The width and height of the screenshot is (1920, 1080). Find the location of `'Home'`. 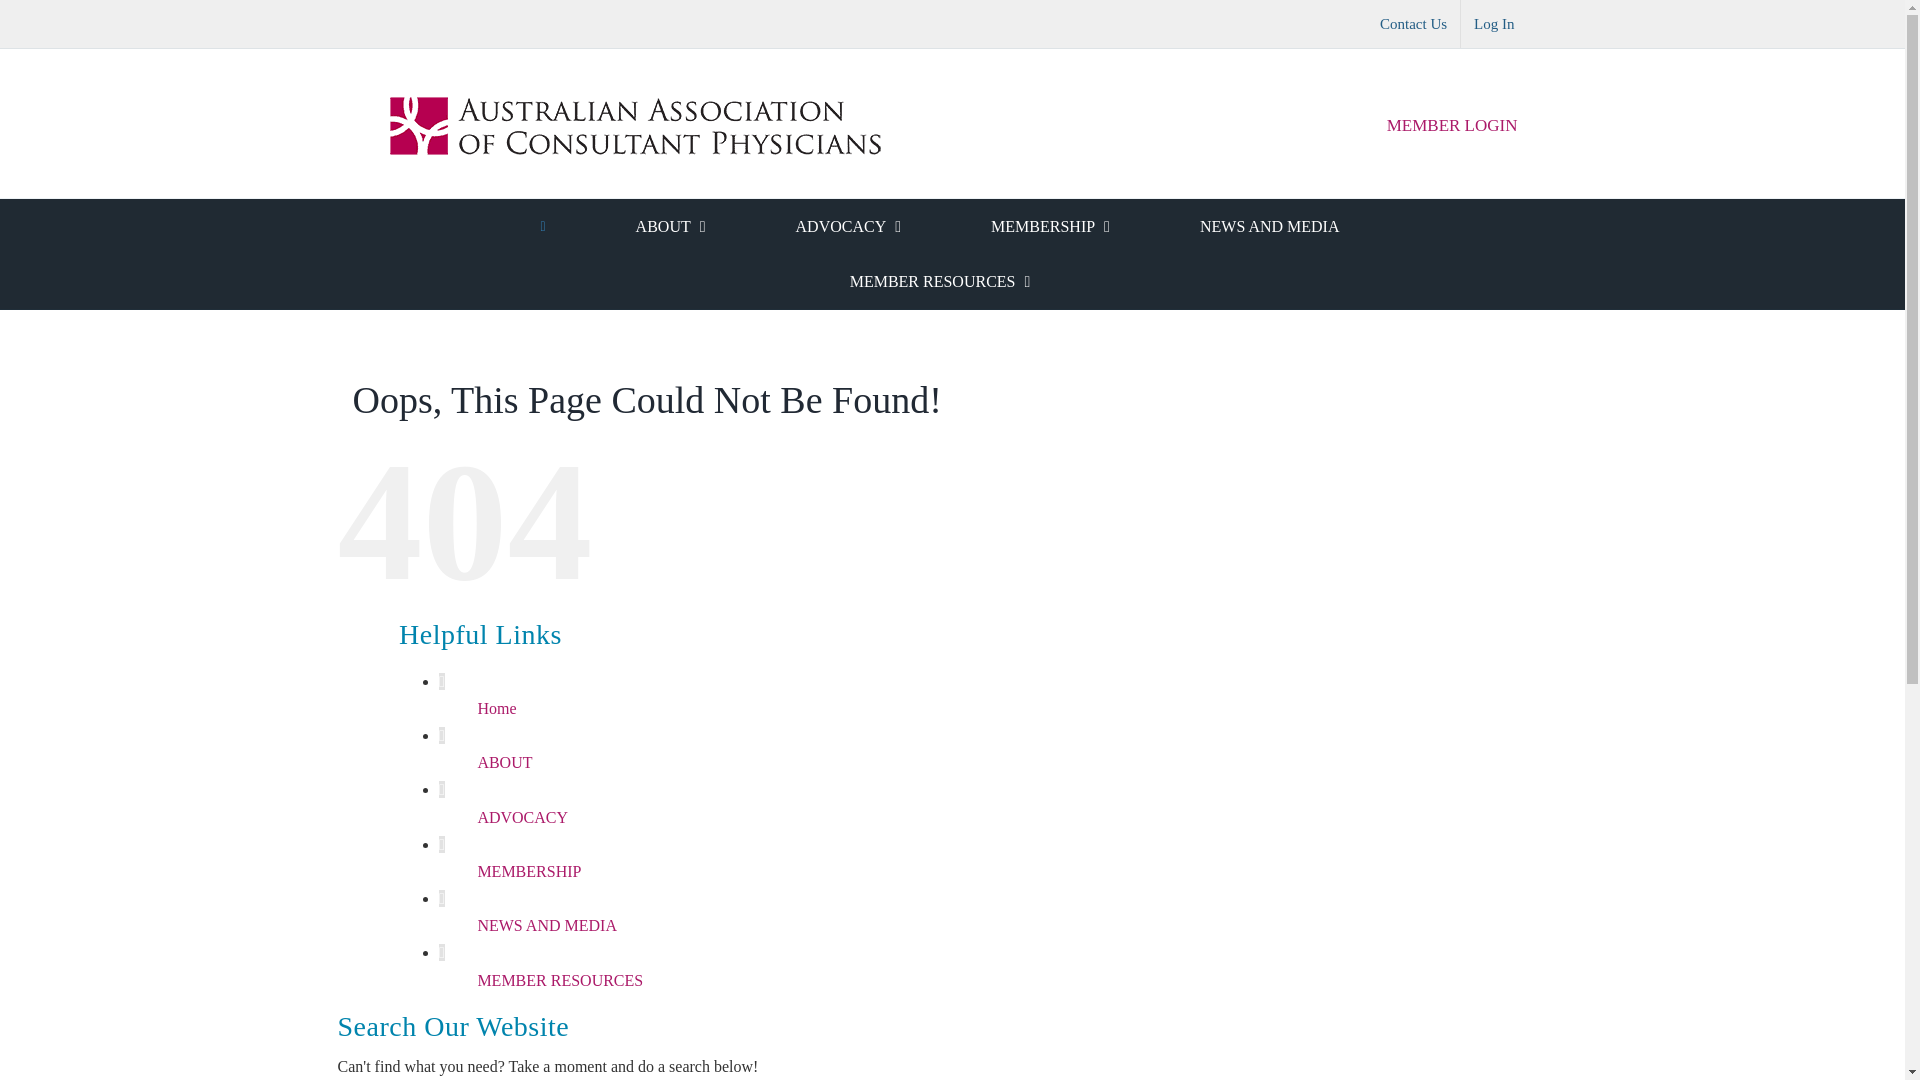

'Home' is located at coordinates (496, 707).